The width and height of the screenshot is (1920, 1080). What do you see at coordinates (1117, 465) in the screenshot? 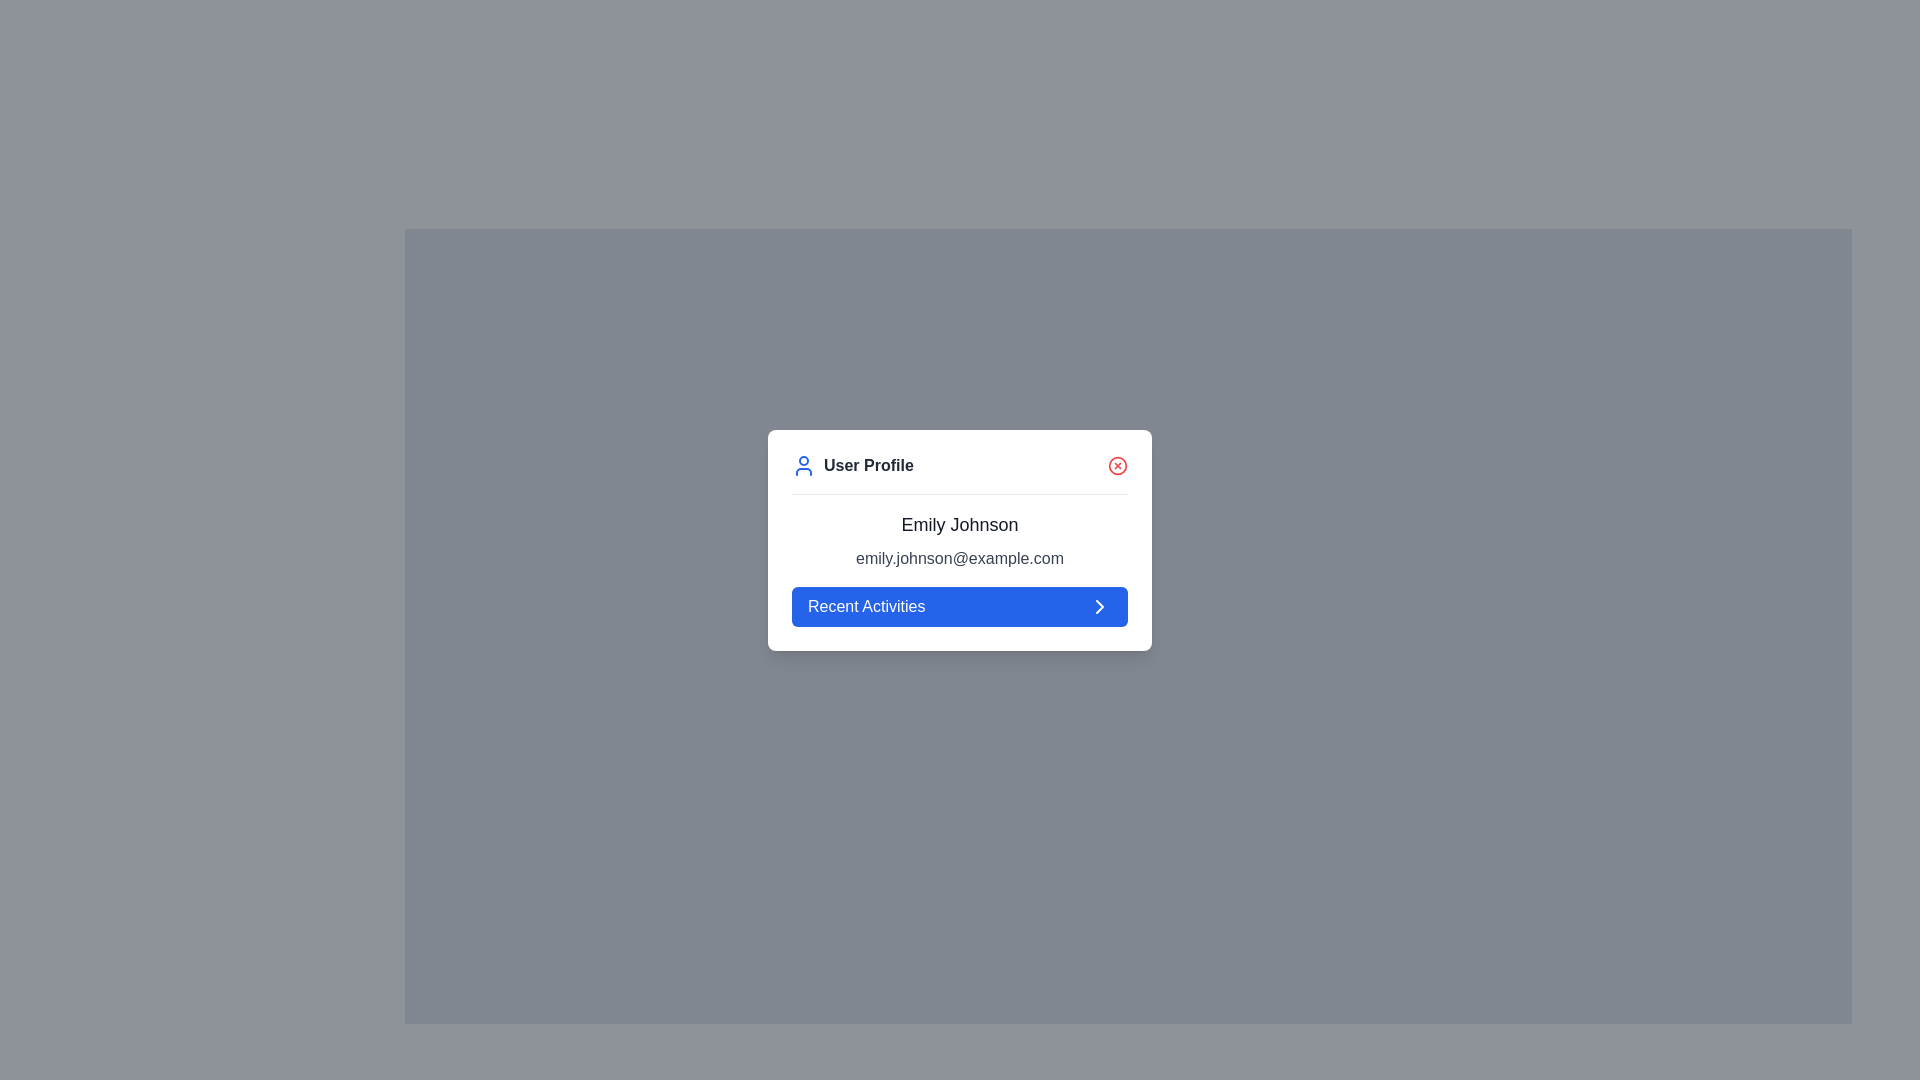
I see `the circular graphic element that is part of the composite icon located in the top-right section of the user profile card, next to the title` at bounding box center [1117, 465].